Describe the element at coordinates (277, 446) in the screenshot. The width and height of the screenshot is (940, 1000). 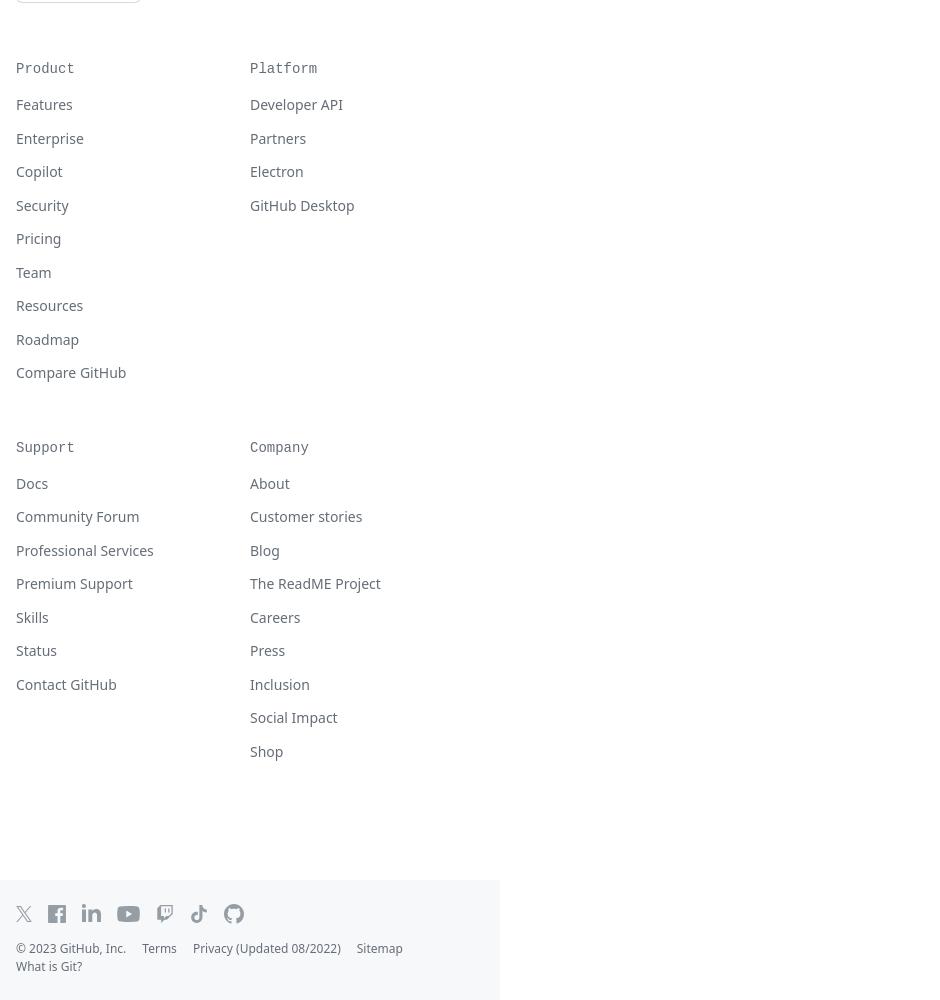
I see `'Company'` at that location.